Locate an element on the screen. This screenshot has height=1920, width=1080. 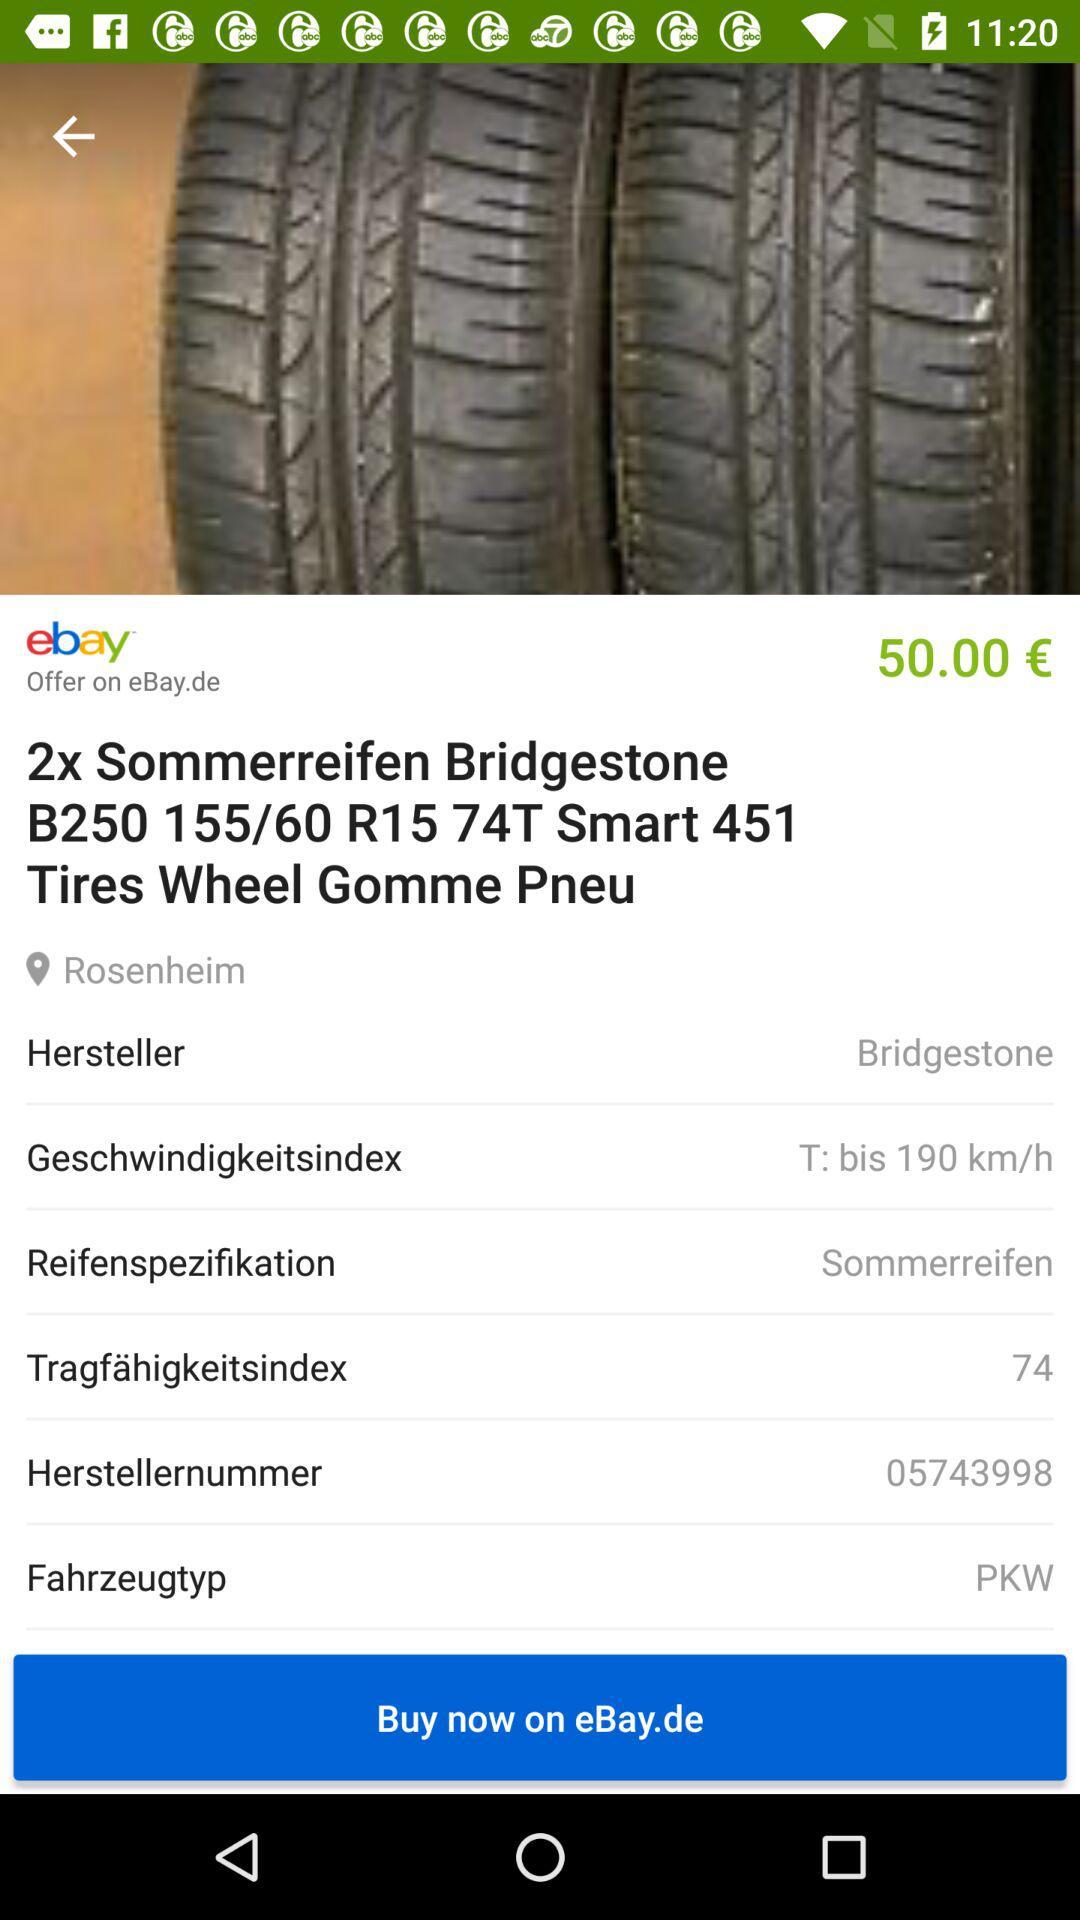
the t bis 190 item is located at coordinates (727, 1156).